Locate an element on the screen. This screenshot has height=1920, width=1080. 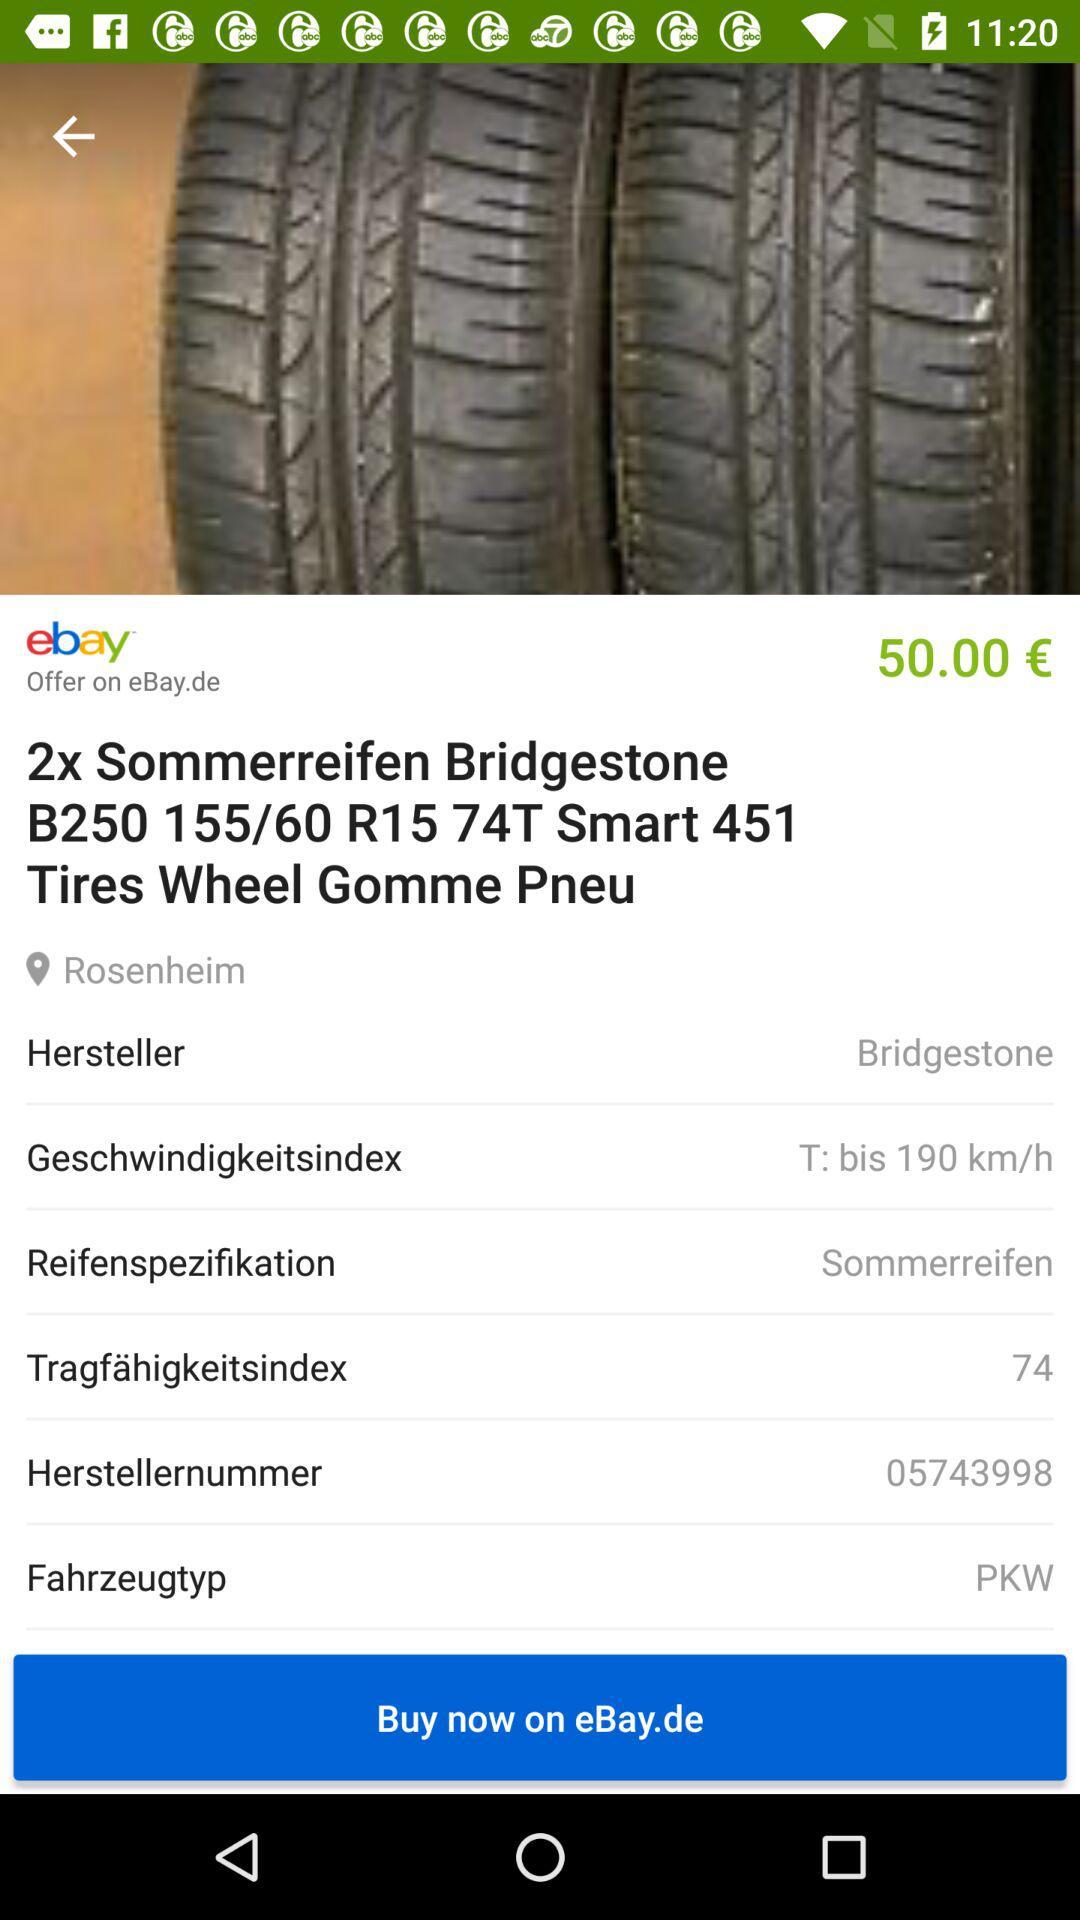
the t bis 190 item is located at coordinates (727, 1156).